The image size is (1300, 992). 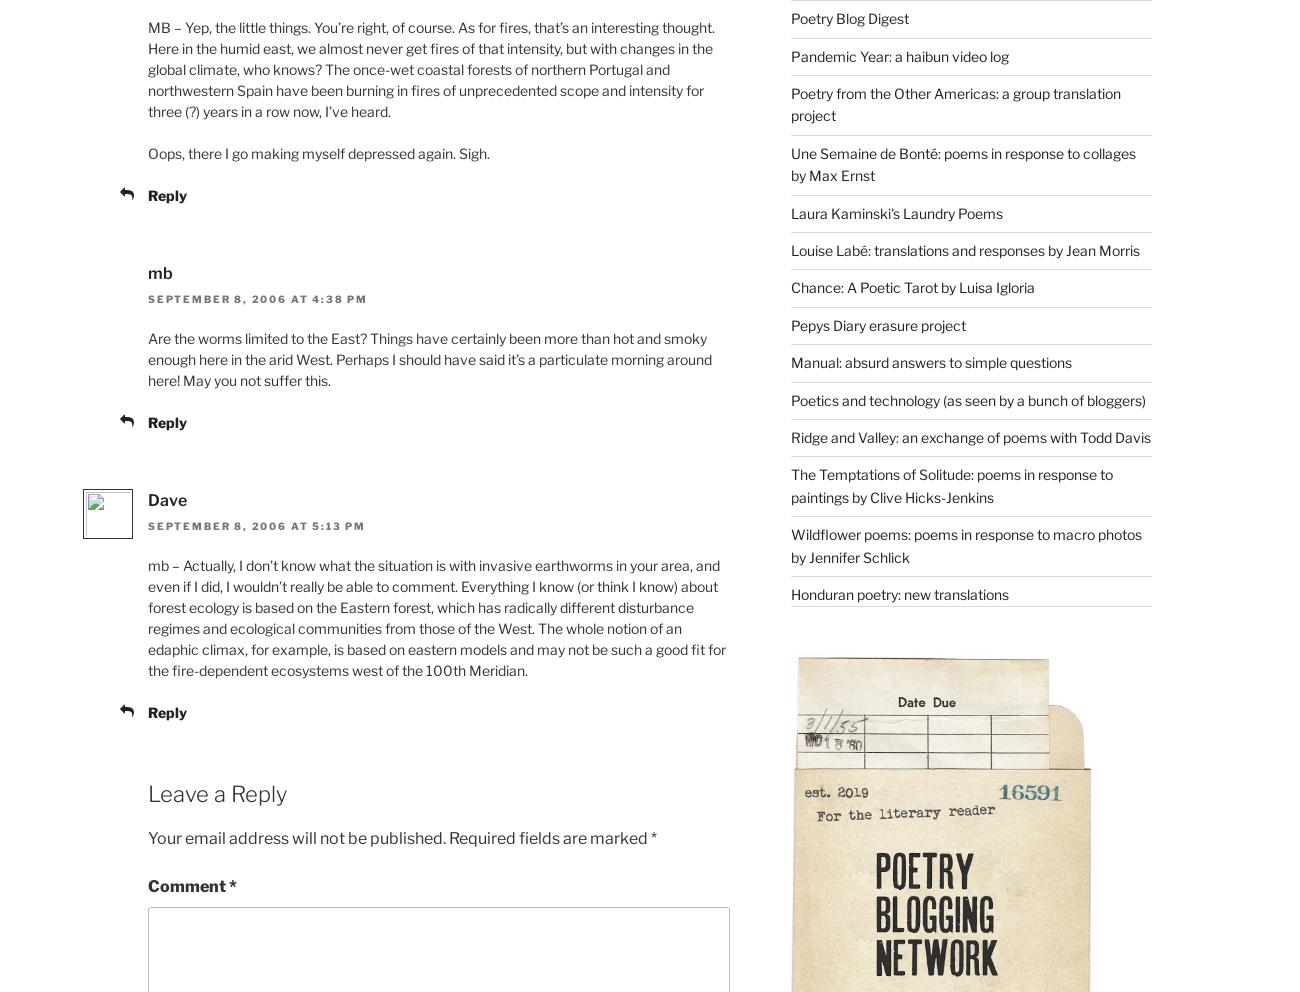 What do you see at coordinates (436, 617) in the screenshot?
I see `'mb – Actually, I don’t know what the situation is with invasive earthworms in your area, and even if I did, I wouldn’t really be able to comment. Everything I know (or think I know) about forest ecology is based on the Eastern forest, which has radically different disturbance regimes and ecological communities from those of the West. The whole notion of an edaphic climax, for example, is based on eastern models and may not be such a good fit for the fire-dependent ecosystems west of the 100th Meridian.'` at bounding box center [436, 617].